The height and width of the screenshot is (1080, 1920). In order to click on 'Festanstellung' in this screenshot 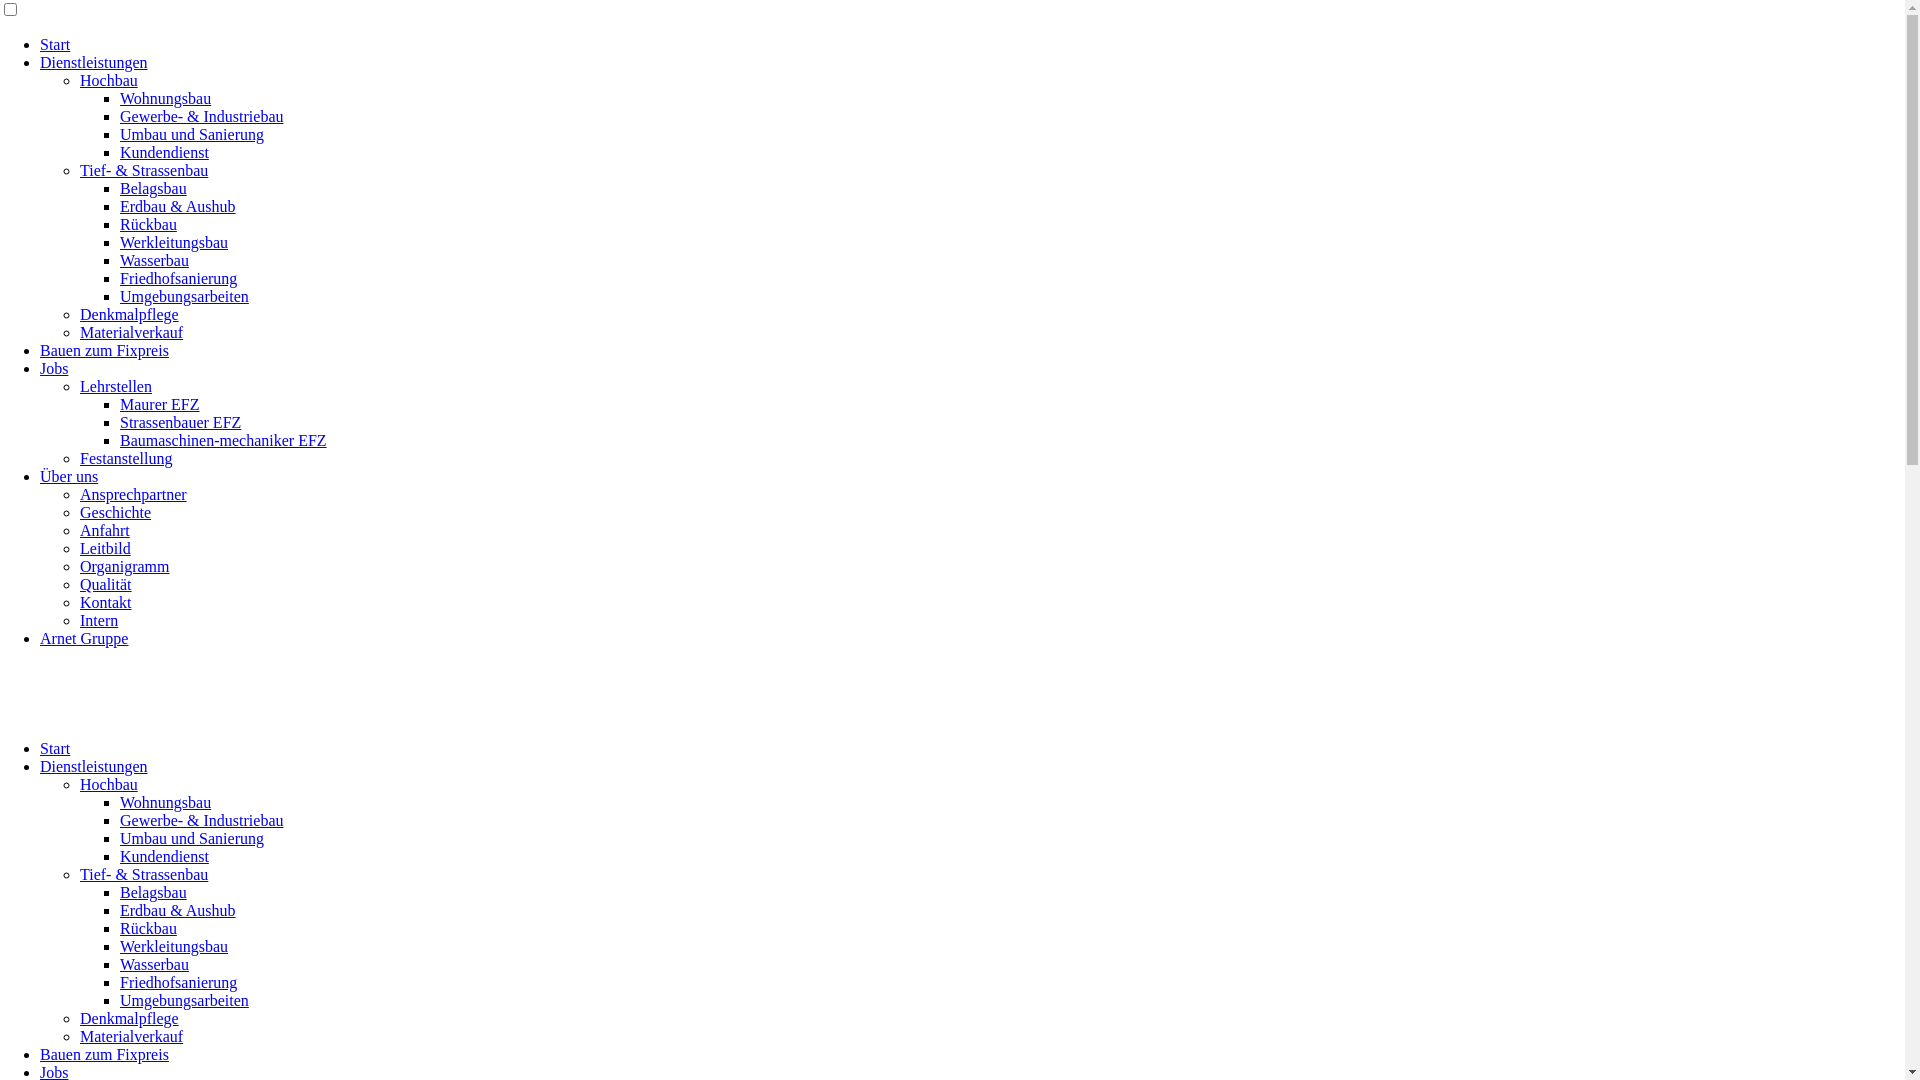, I will do `click(124, 458)`.